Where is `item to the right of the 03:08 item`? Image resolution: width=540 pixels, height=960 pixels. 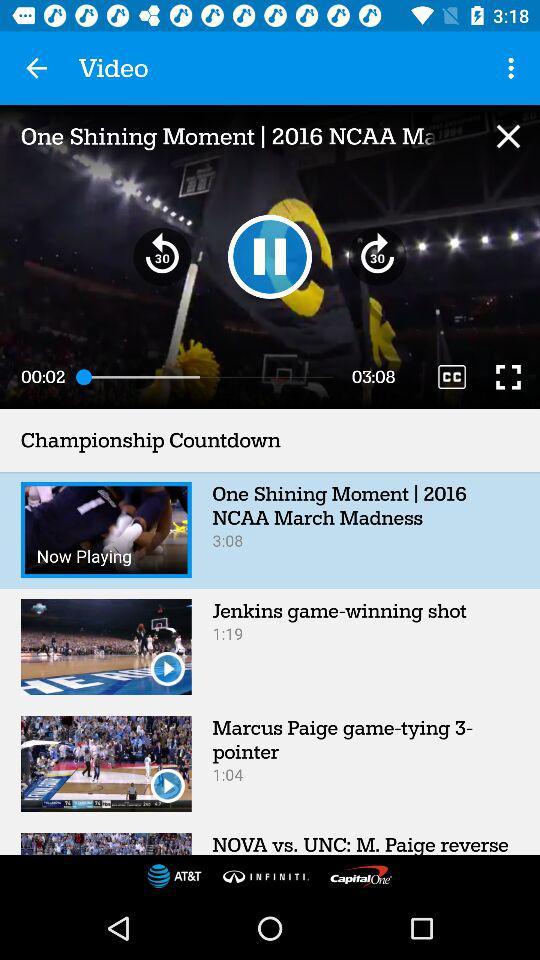 item to the right of the 03:08 item is located at coordinates (452, 376).